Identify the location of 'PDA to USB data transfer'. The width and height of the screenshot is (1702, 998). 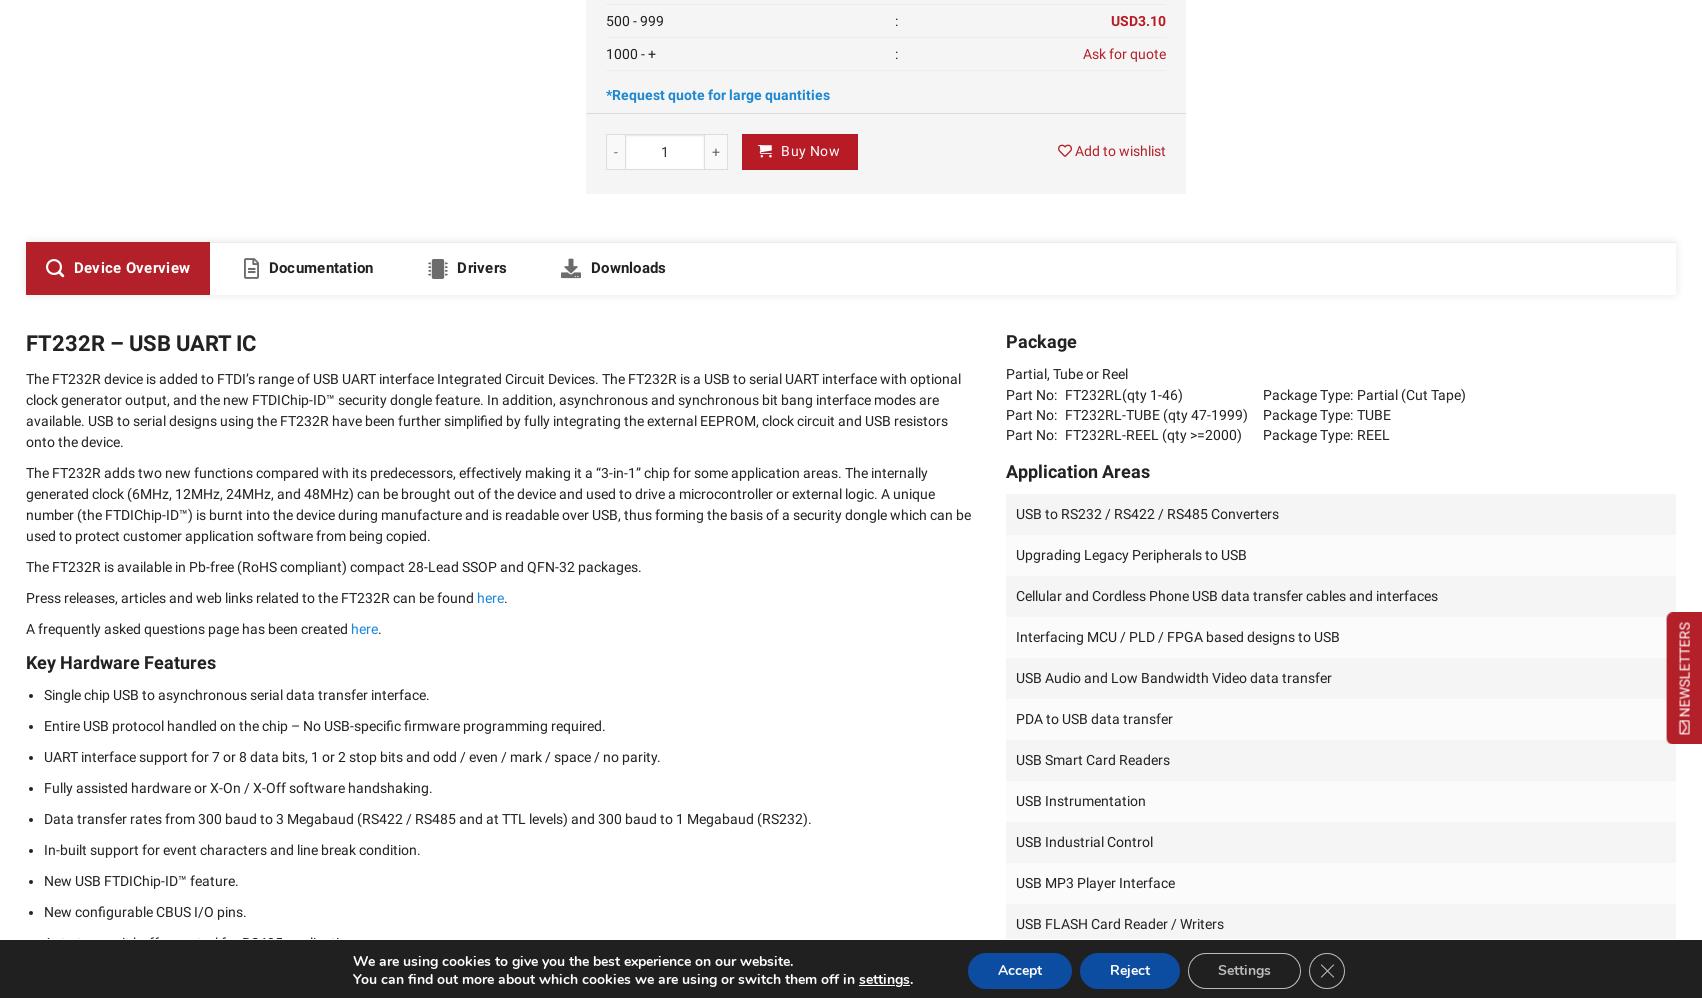
(1092, 718).